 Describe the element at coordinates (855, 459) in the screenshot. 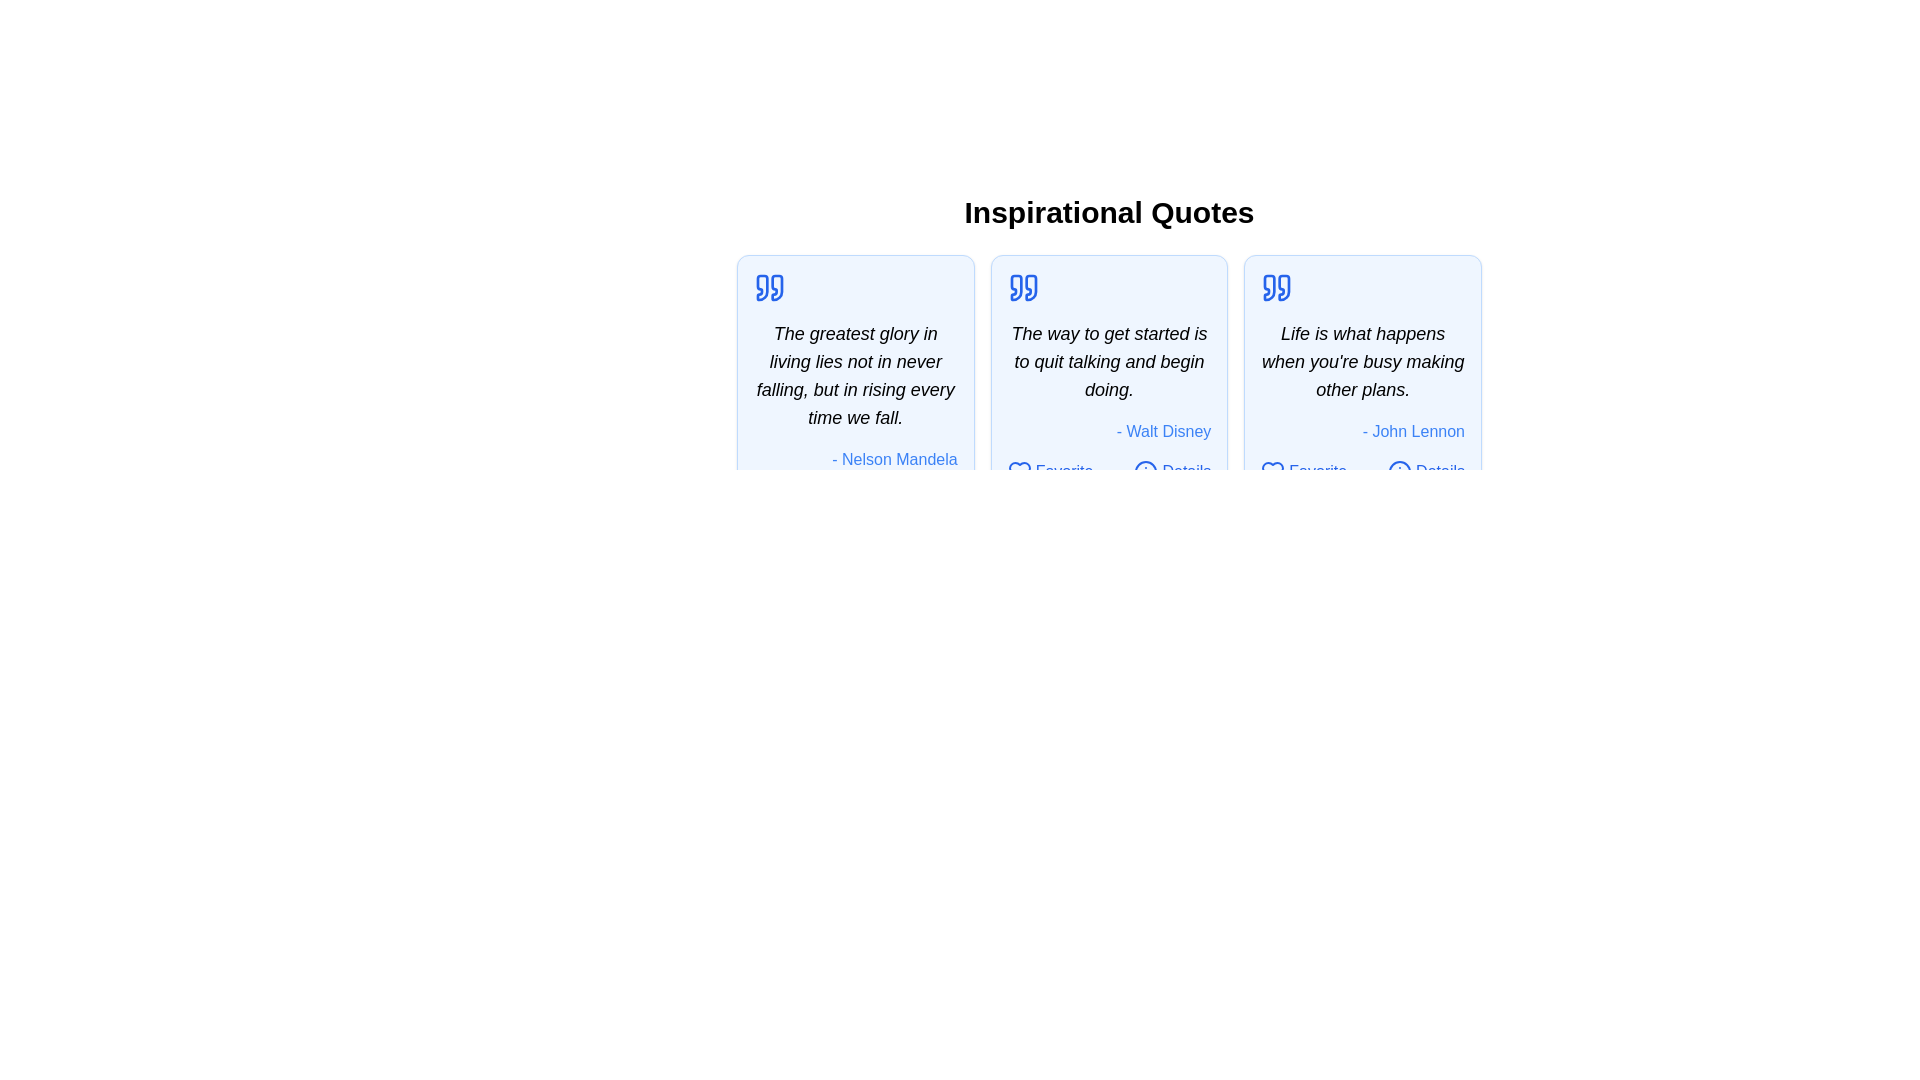

I see `the Text label that attributes the displayed quote to Nelson Mandela, located below the italicized quote text and above the 'Favorite' and 'Details' buttons` at that location.